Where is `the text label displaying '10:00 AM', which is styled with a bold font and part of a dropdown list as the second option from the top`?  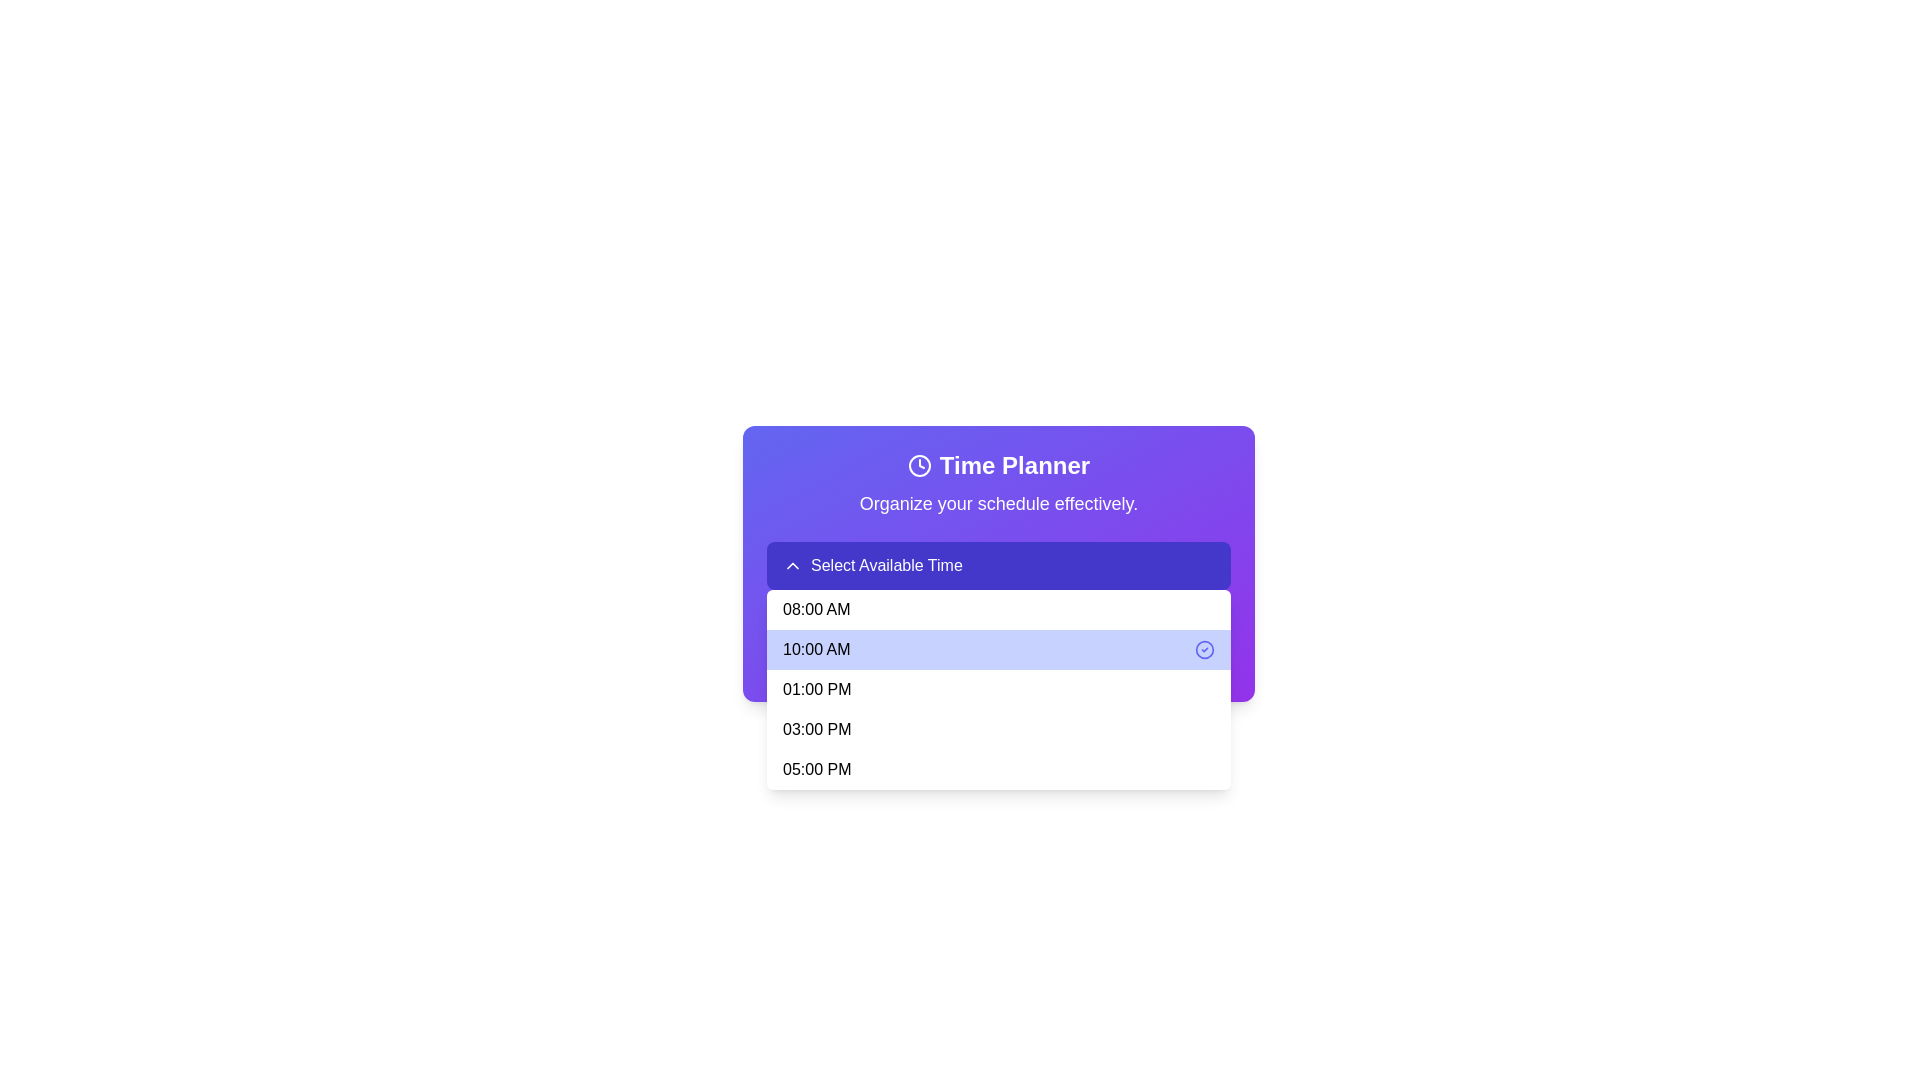 the text label displaying '10:00 AM', which is styled with a bold font and part of a dropdown list as the second option from the top is located at coordinates (816, 650).